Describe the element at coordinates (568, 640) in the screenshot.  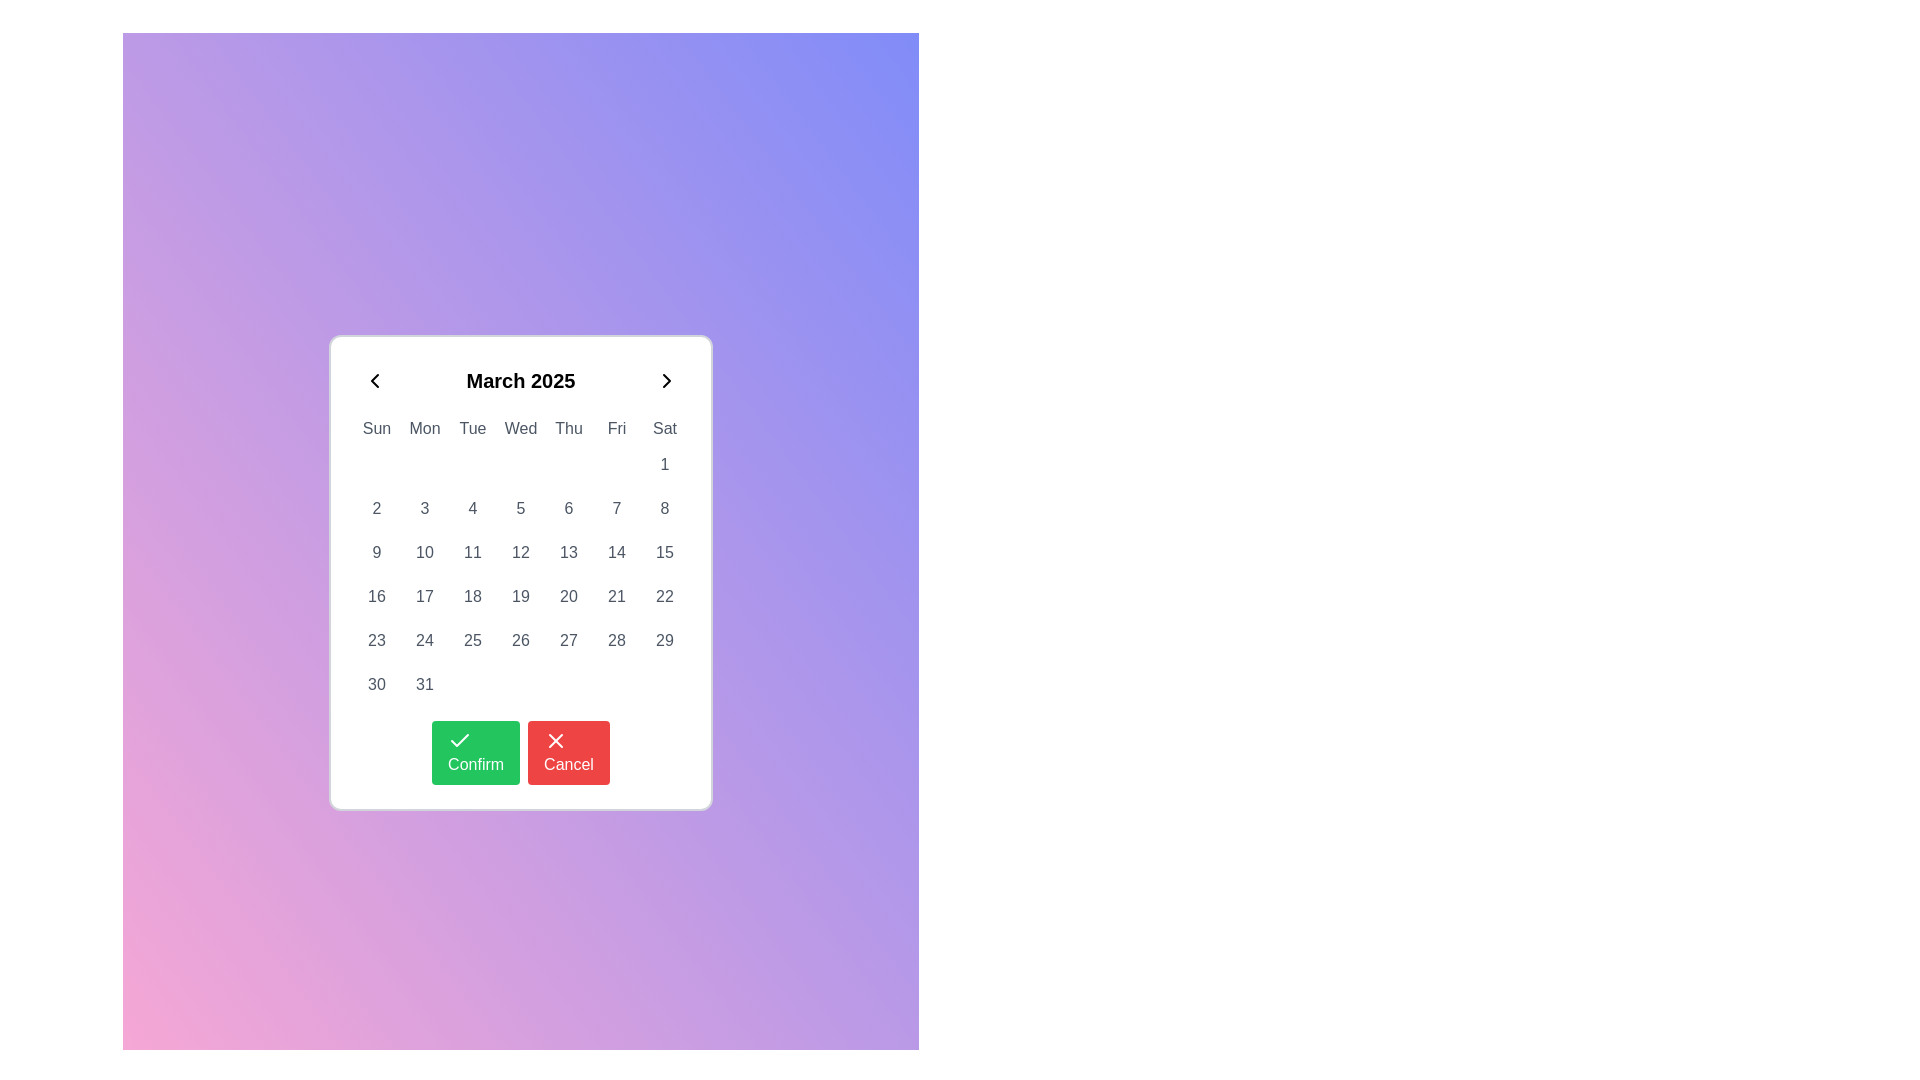
I see `the button representing the date '27' in the March 2025 calendar` at that location.